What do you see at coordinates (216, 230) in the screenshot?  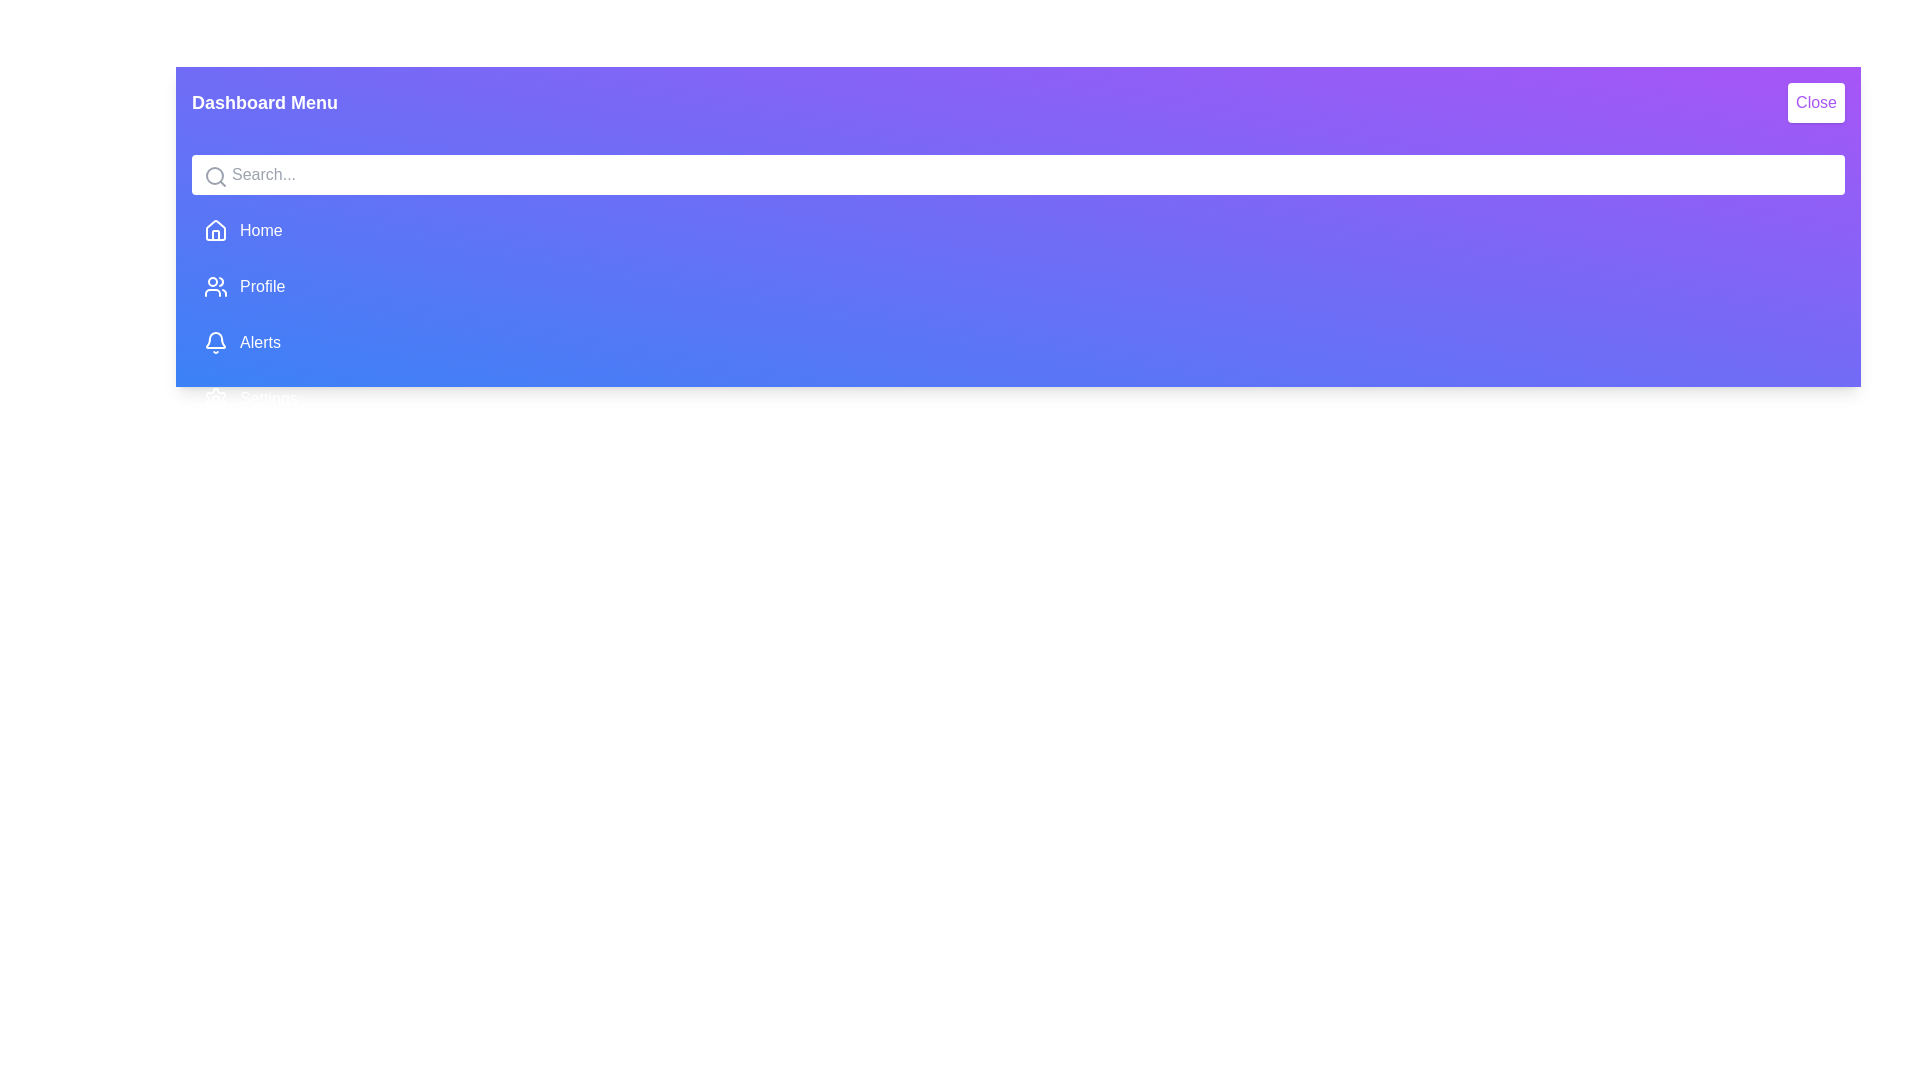 I see `the house-shaped SVG icon located to the left of the 'Home' menu item` at bounding box center [216, 230].